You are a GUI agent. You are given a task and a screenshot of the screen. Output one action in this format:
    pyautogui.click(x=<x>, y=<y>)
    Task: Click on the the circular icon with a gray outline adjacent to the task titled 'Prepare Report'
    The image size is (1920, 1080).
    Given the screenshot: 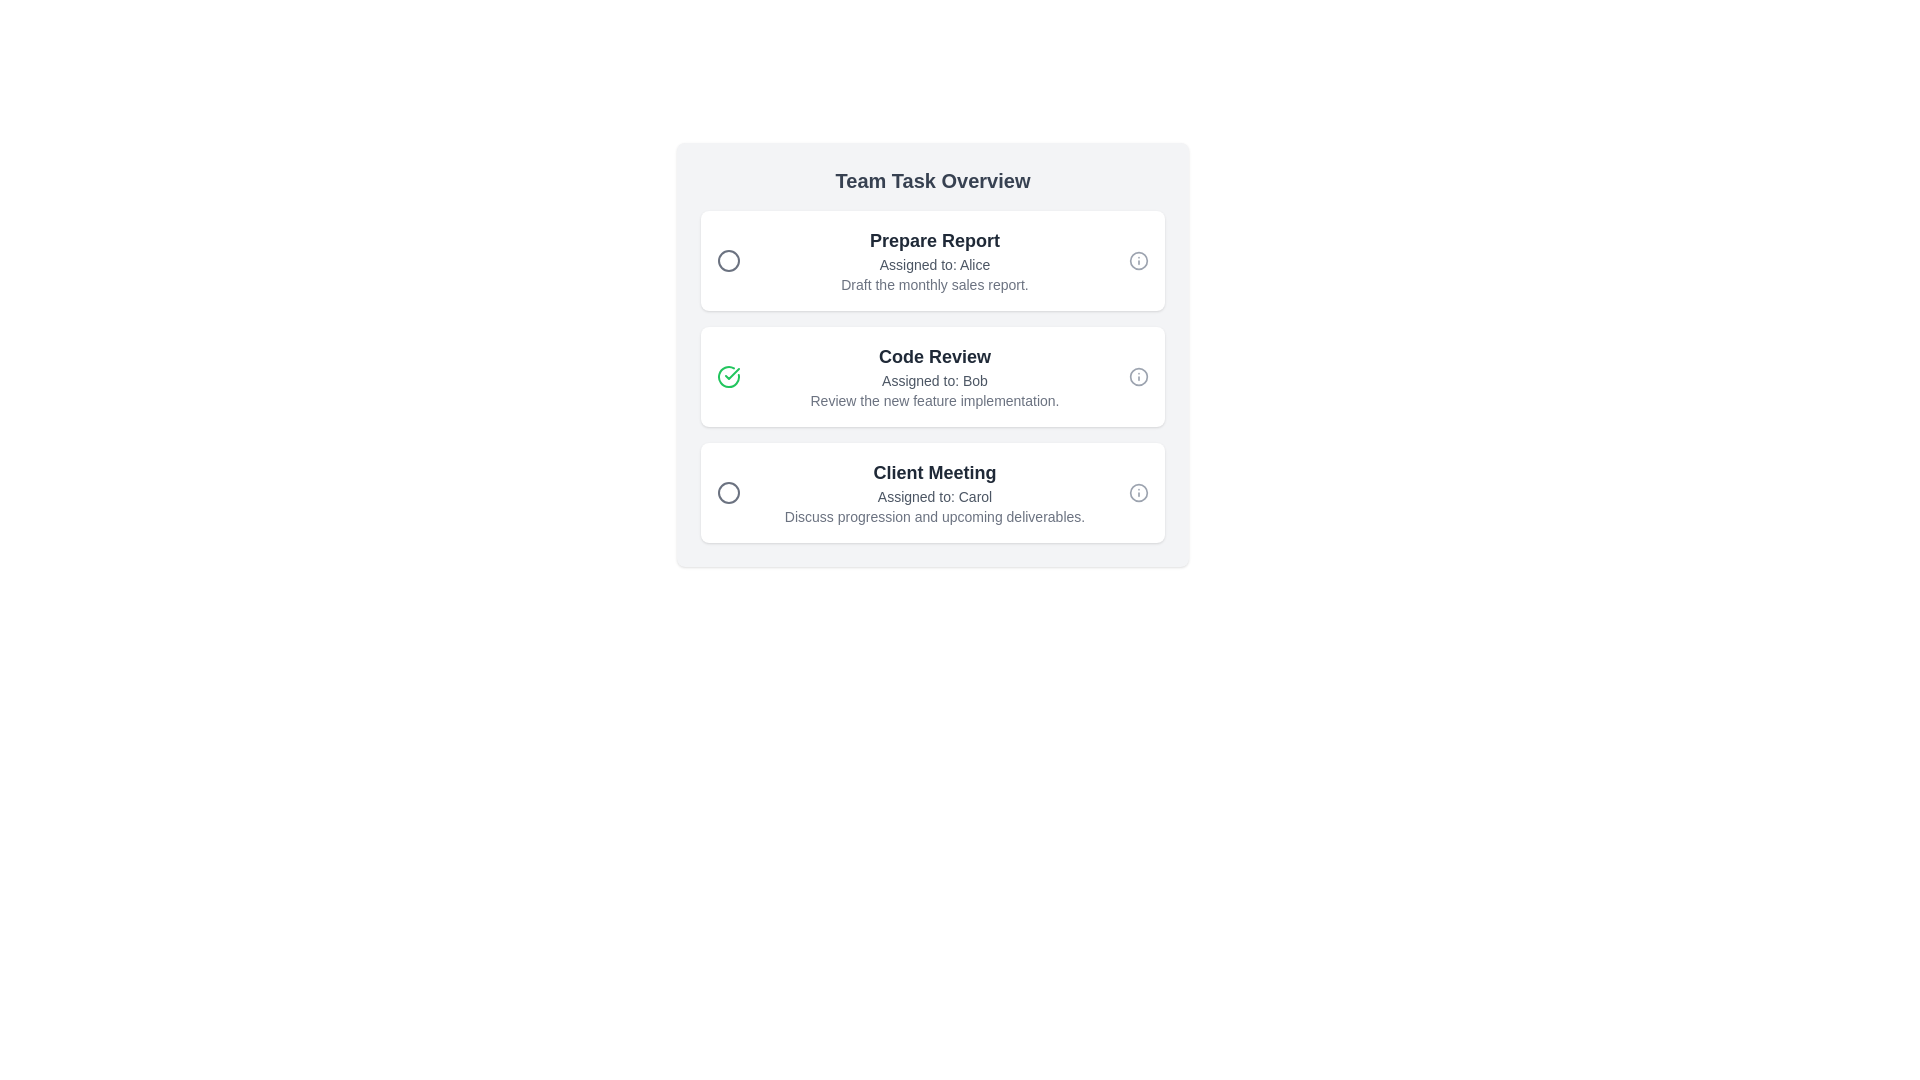 What is the action you would take?
    pyautogui.click(x=728, y=260)
    